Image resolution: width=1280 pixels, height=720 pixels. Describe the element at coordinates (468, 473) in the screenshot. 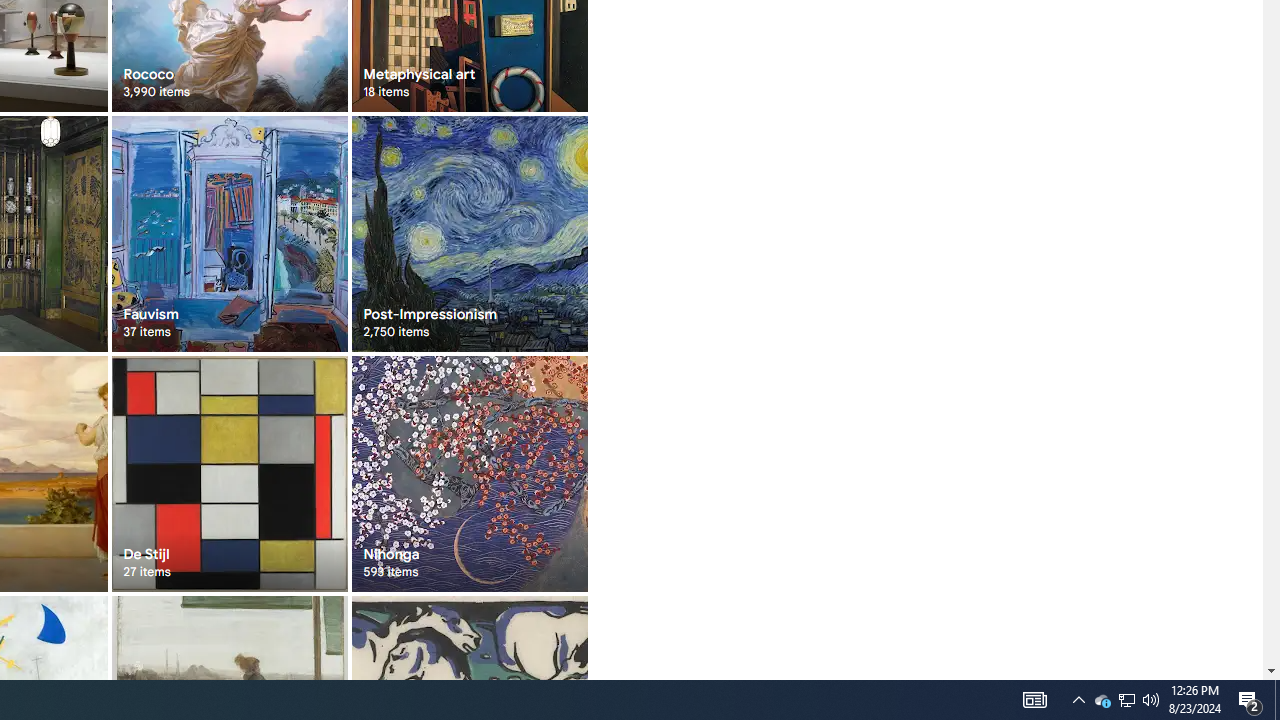

I see `'Nihonga 593 items'` at that location.